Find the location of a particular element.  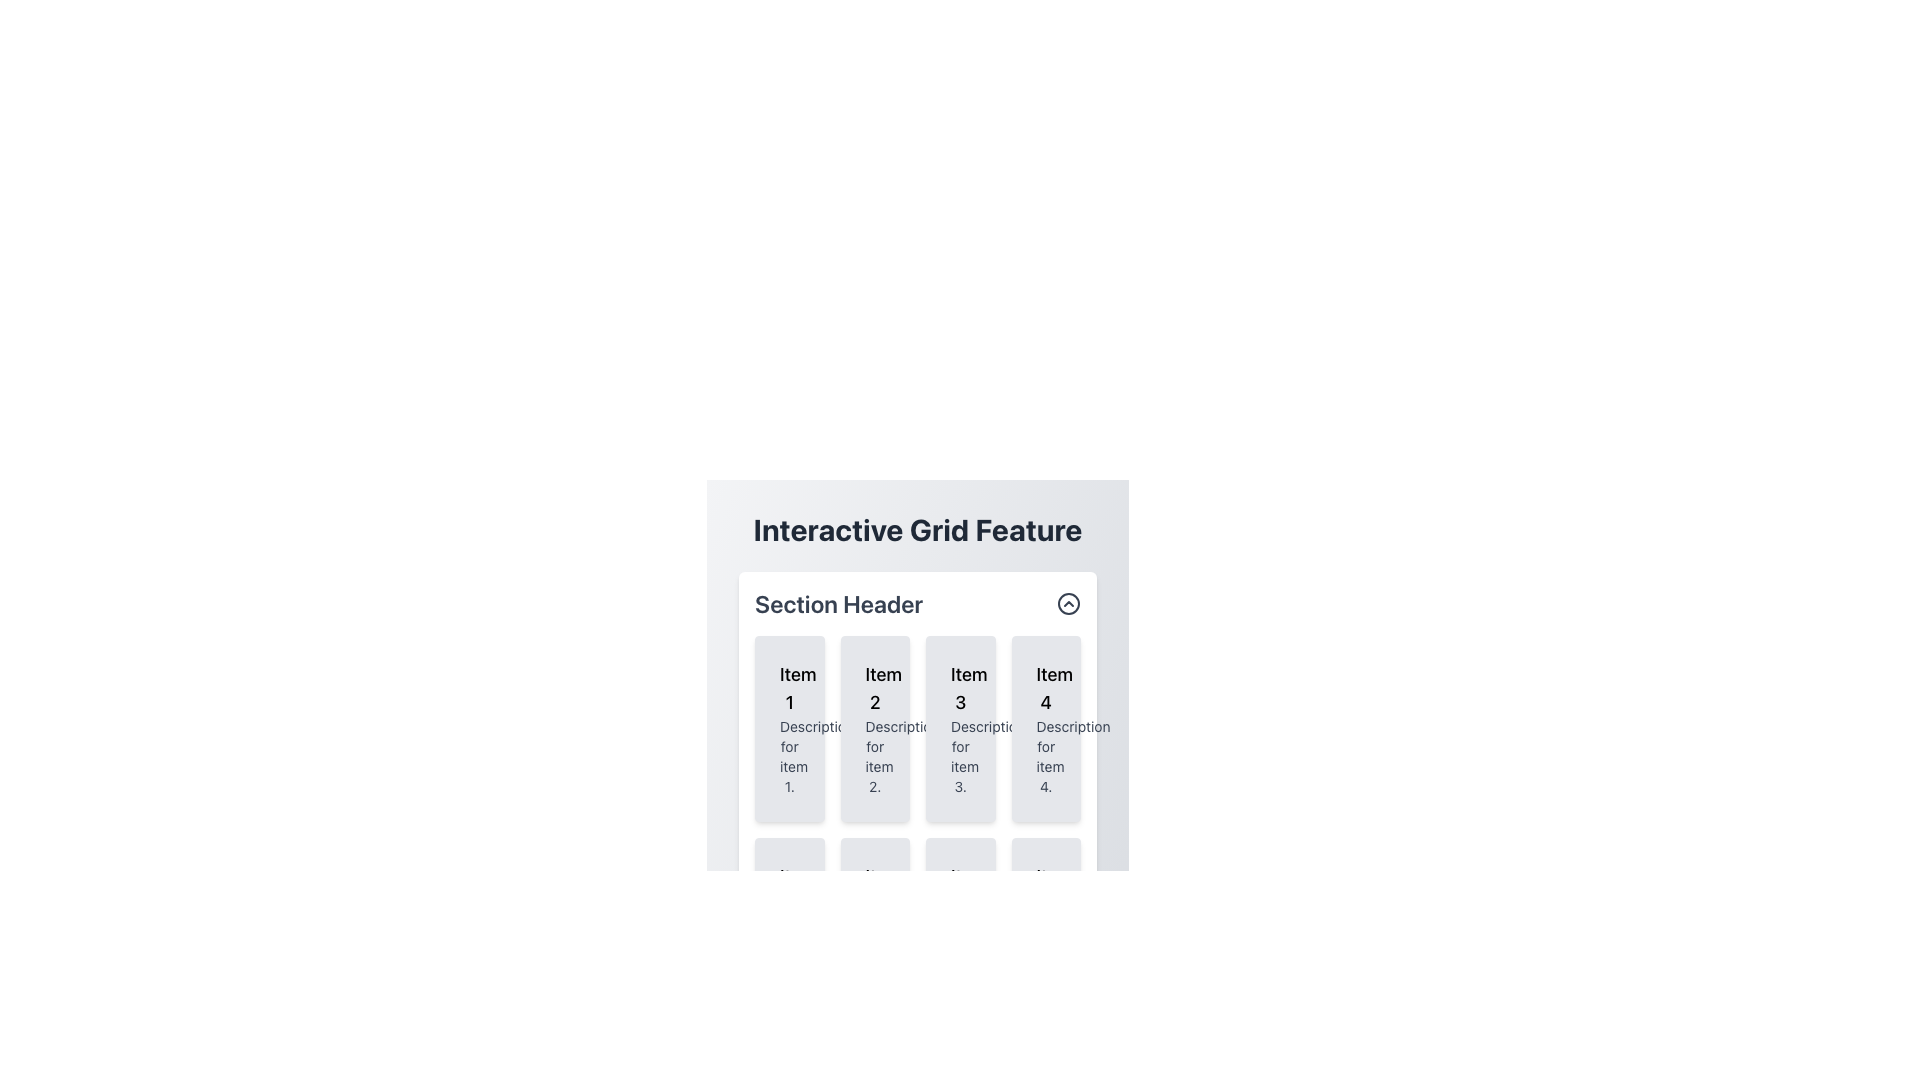

the text label that serves as the title for the second item card in the horizontal grid under the 'Section Header' is located at coordinates (875, 688).